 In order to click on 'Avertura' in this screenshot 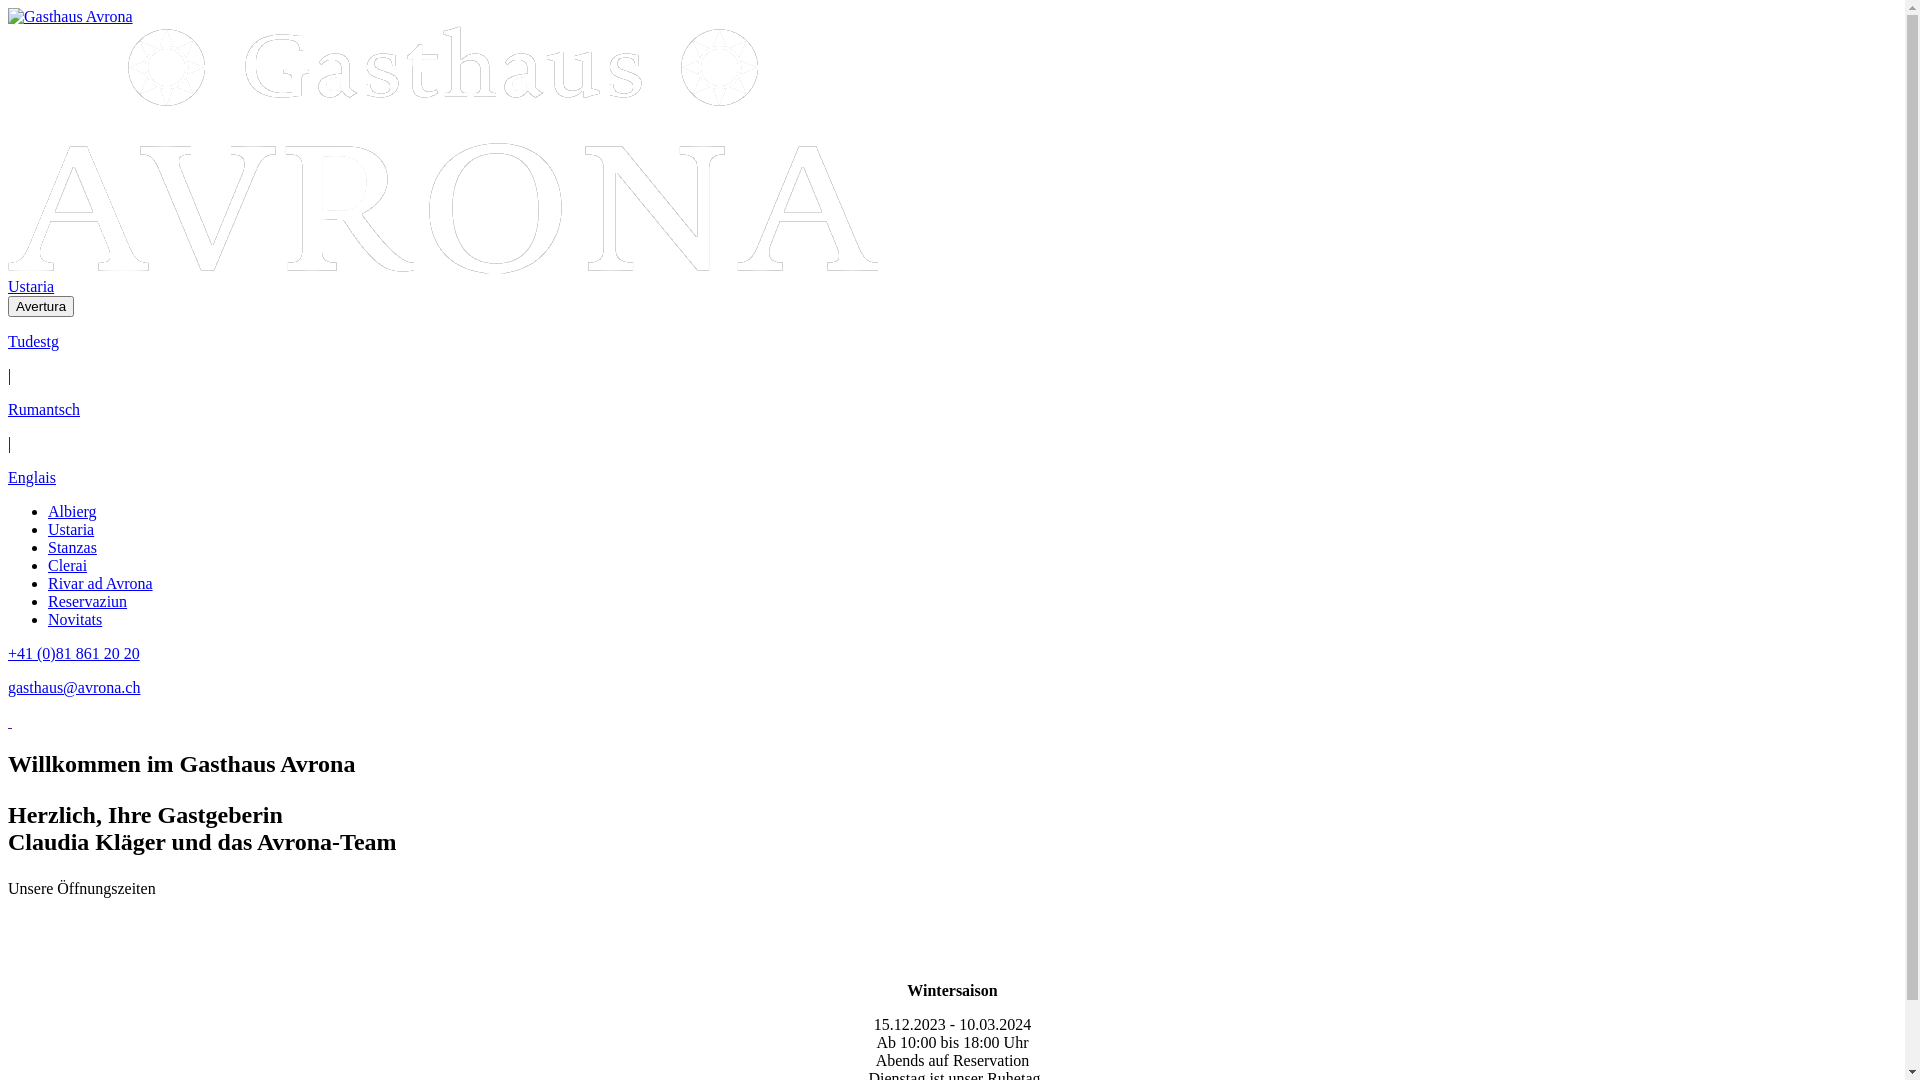, I will do `click(41, 306)`.